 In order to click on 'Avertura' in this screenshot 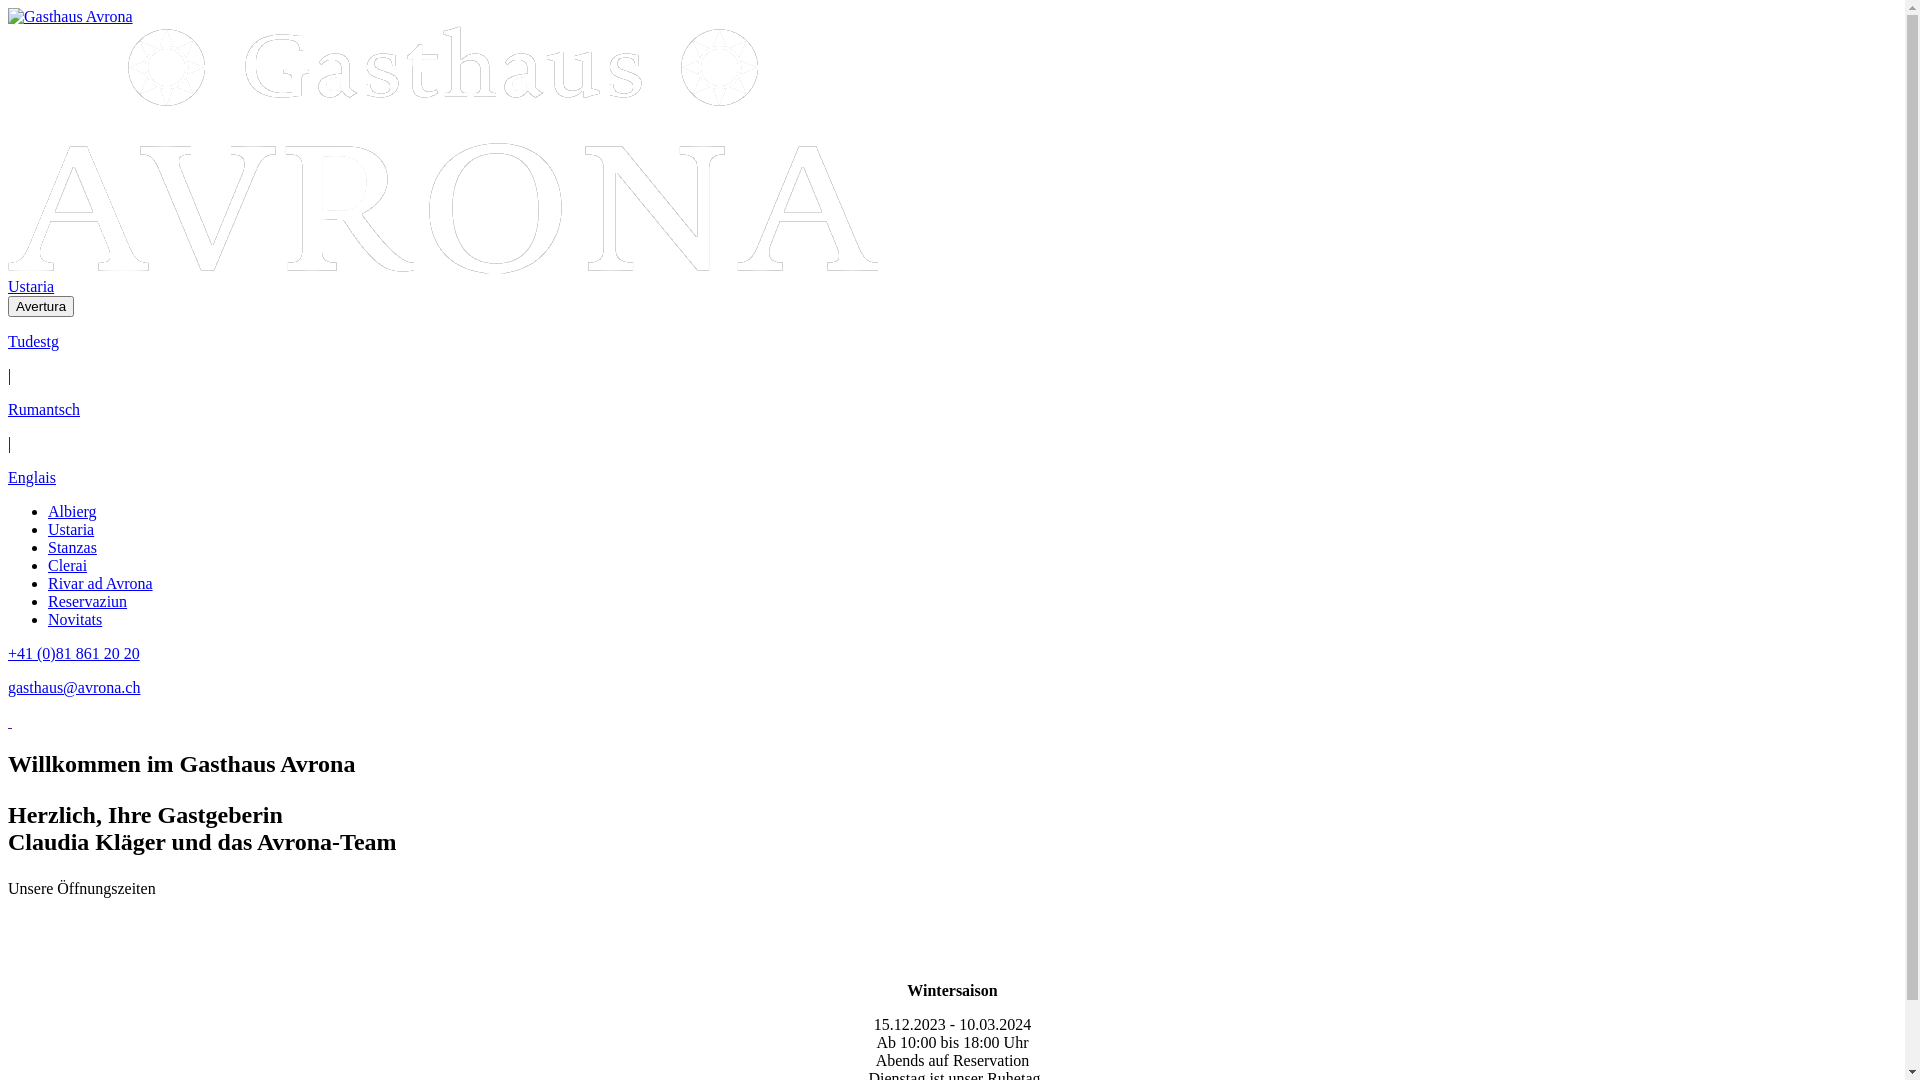, I will do `click(41, 306)`.